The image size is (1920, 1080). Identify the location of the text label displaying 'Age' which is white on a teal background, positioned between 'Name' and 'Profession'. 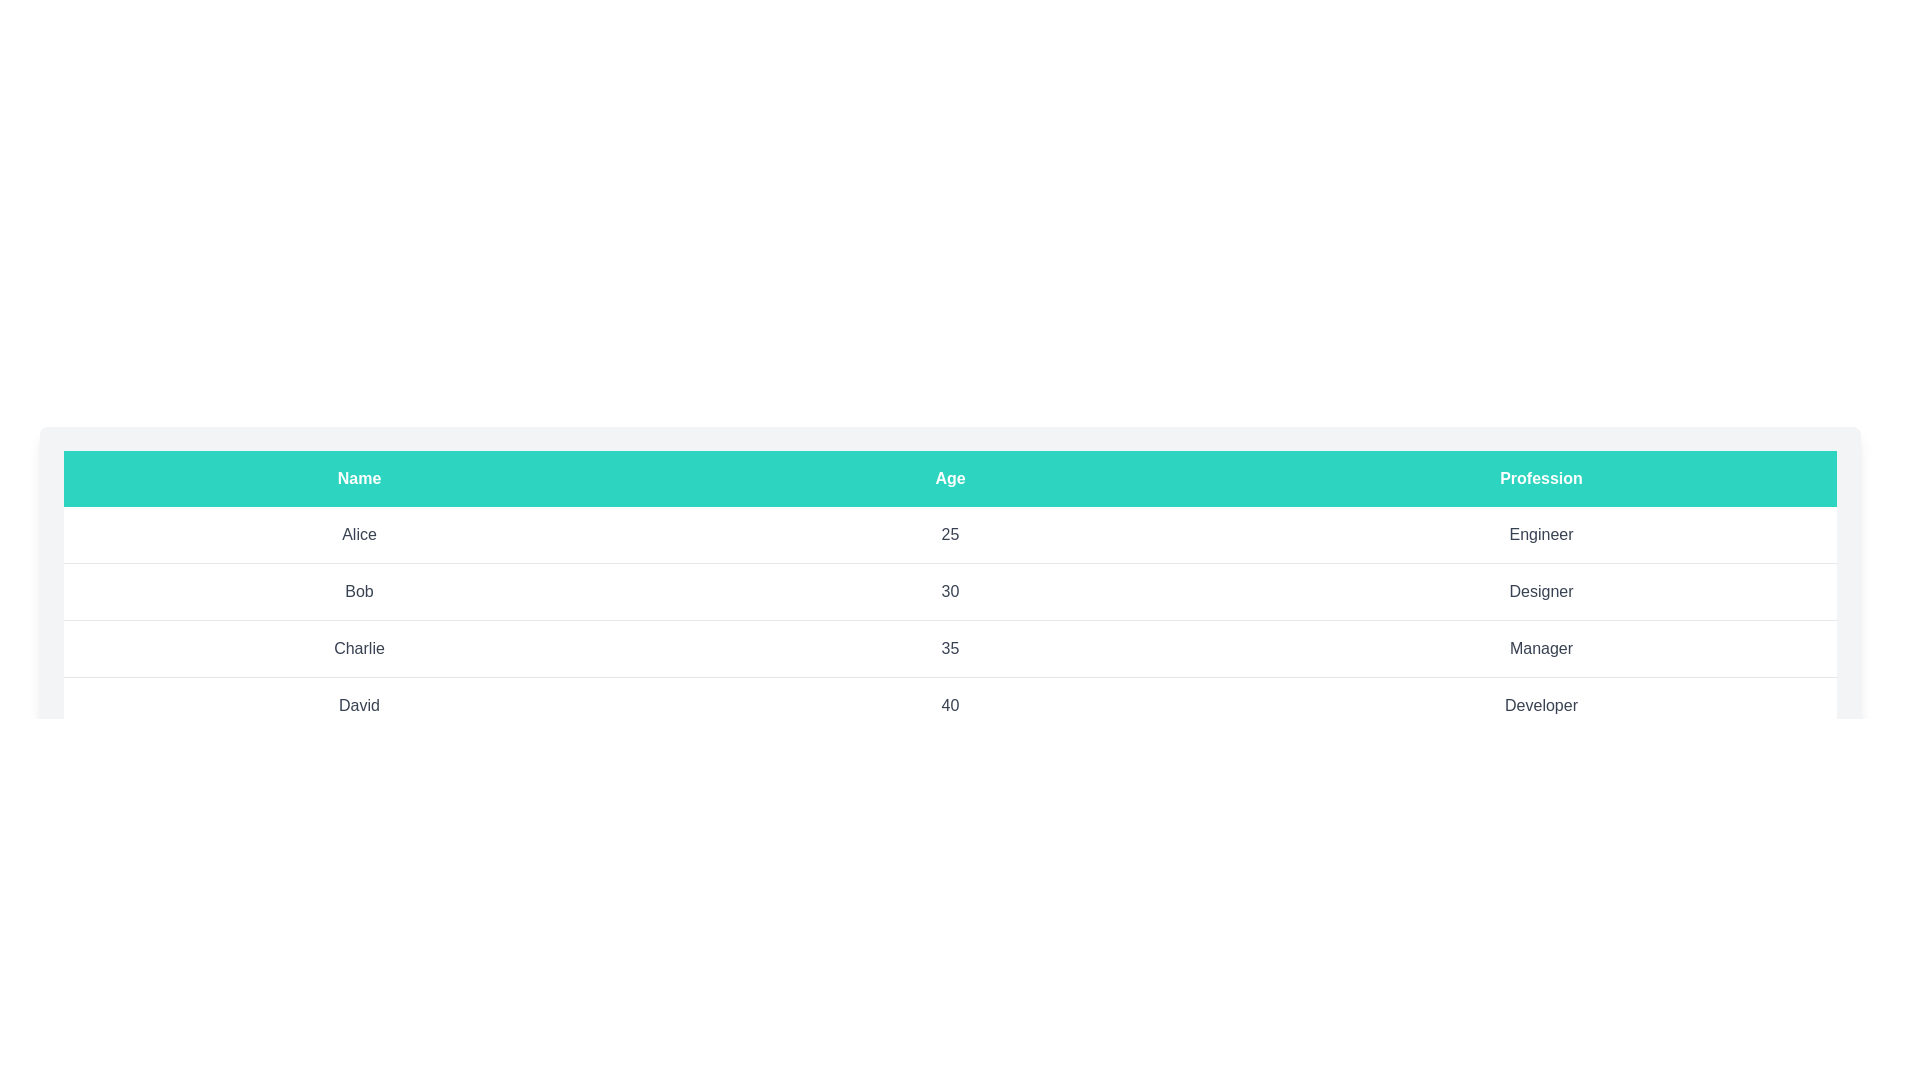
(949, 478).